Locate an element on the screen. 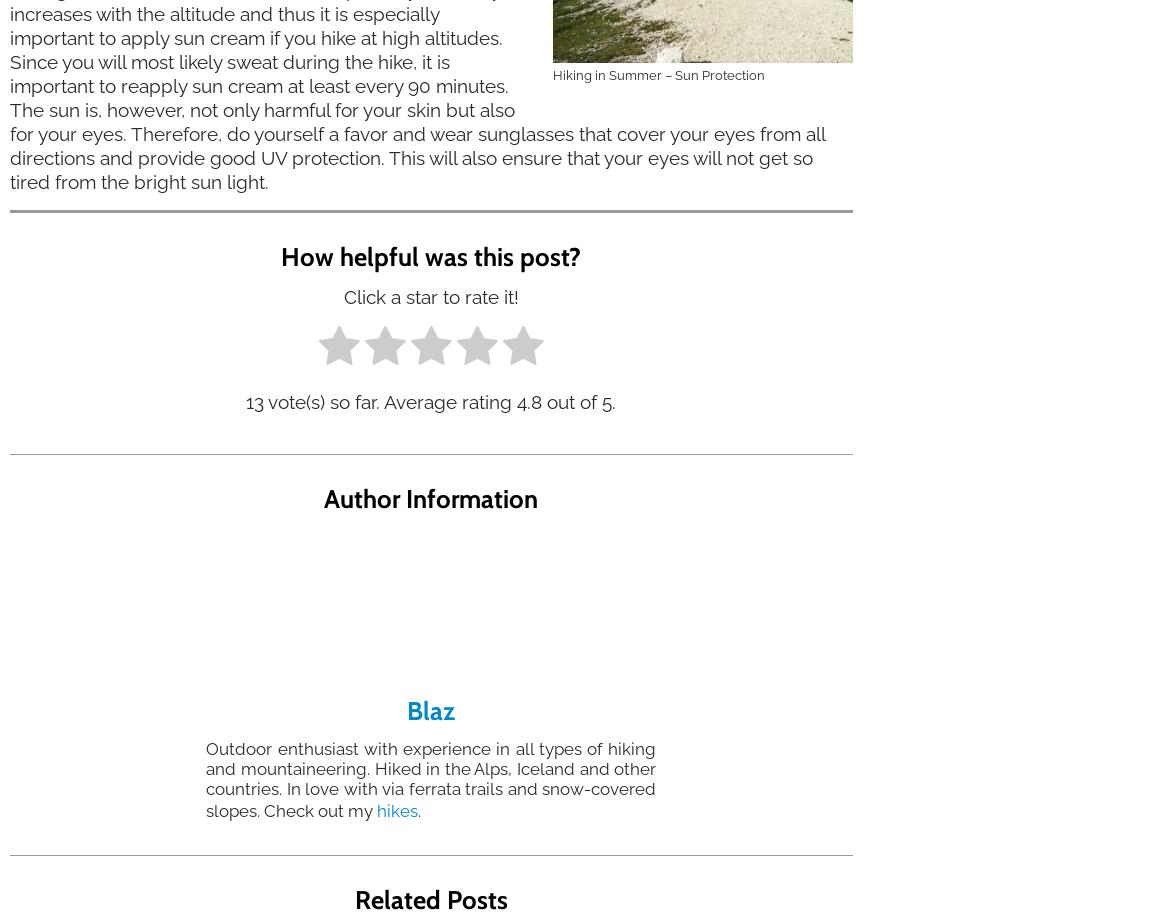 The image size is (1150, 912). 'How helpful was this post?' is located at coordinates (431, 255).